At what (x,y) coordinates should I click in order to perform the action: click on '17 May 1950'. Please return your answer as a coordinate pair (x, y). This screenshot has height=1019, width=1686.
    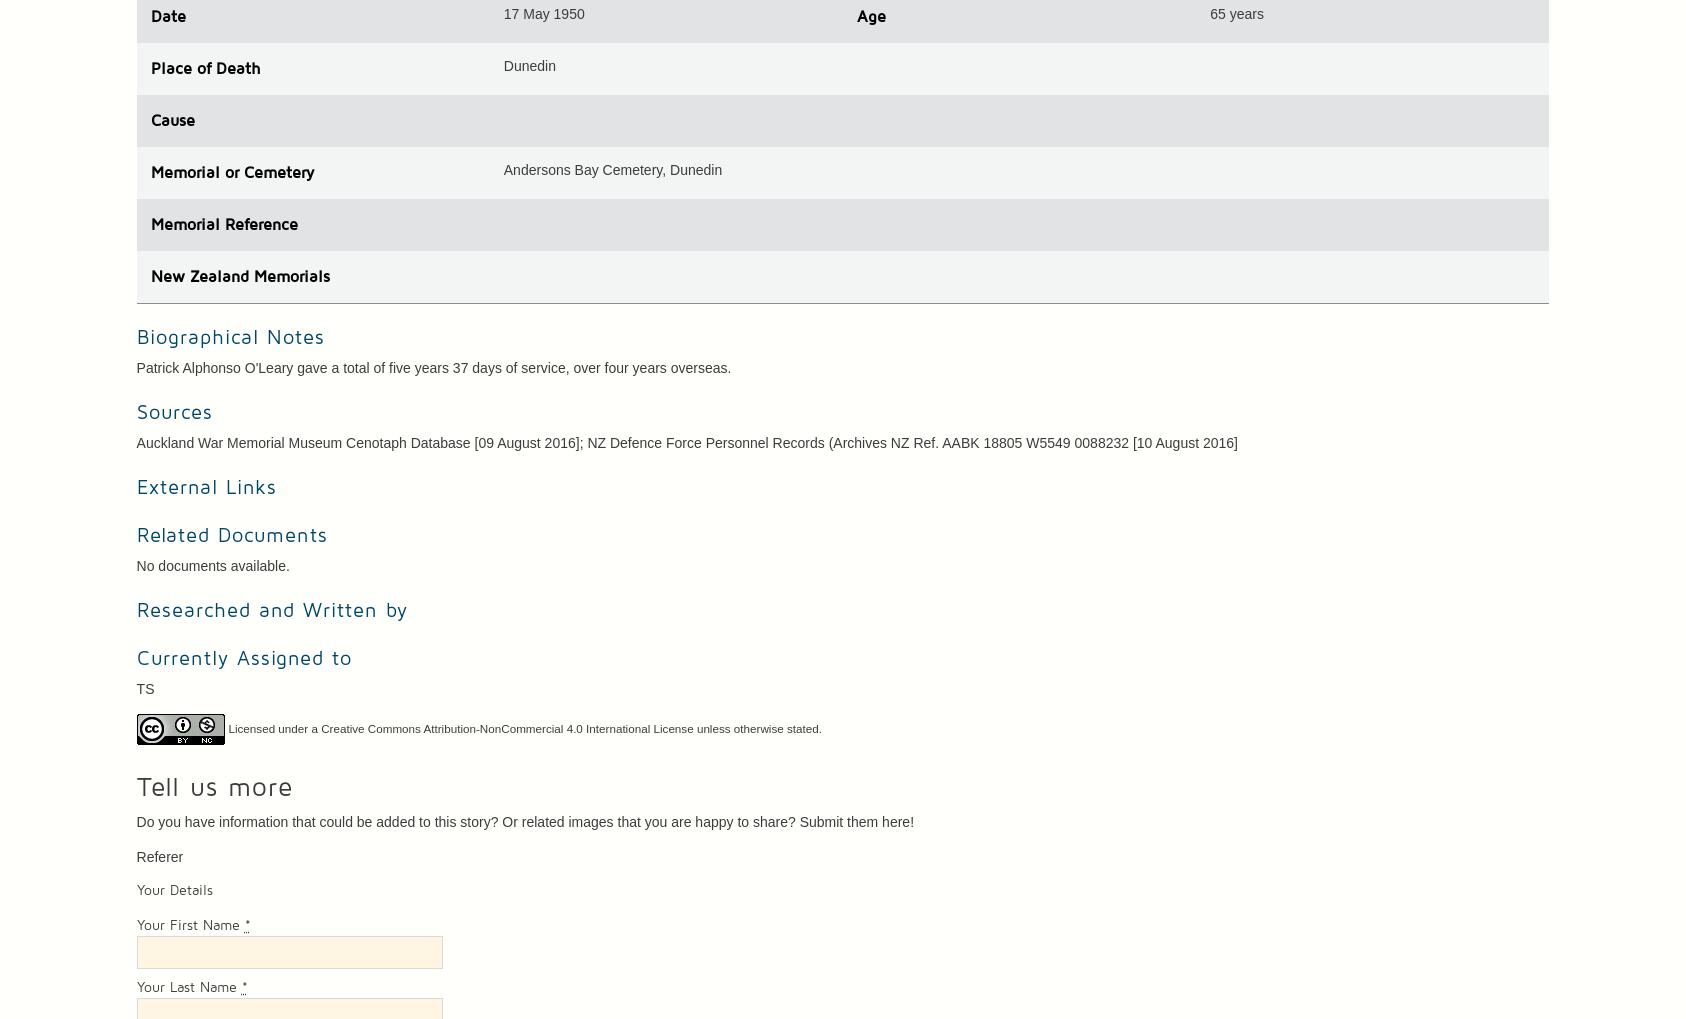
    Looking at the image, I should click on (543, 12).